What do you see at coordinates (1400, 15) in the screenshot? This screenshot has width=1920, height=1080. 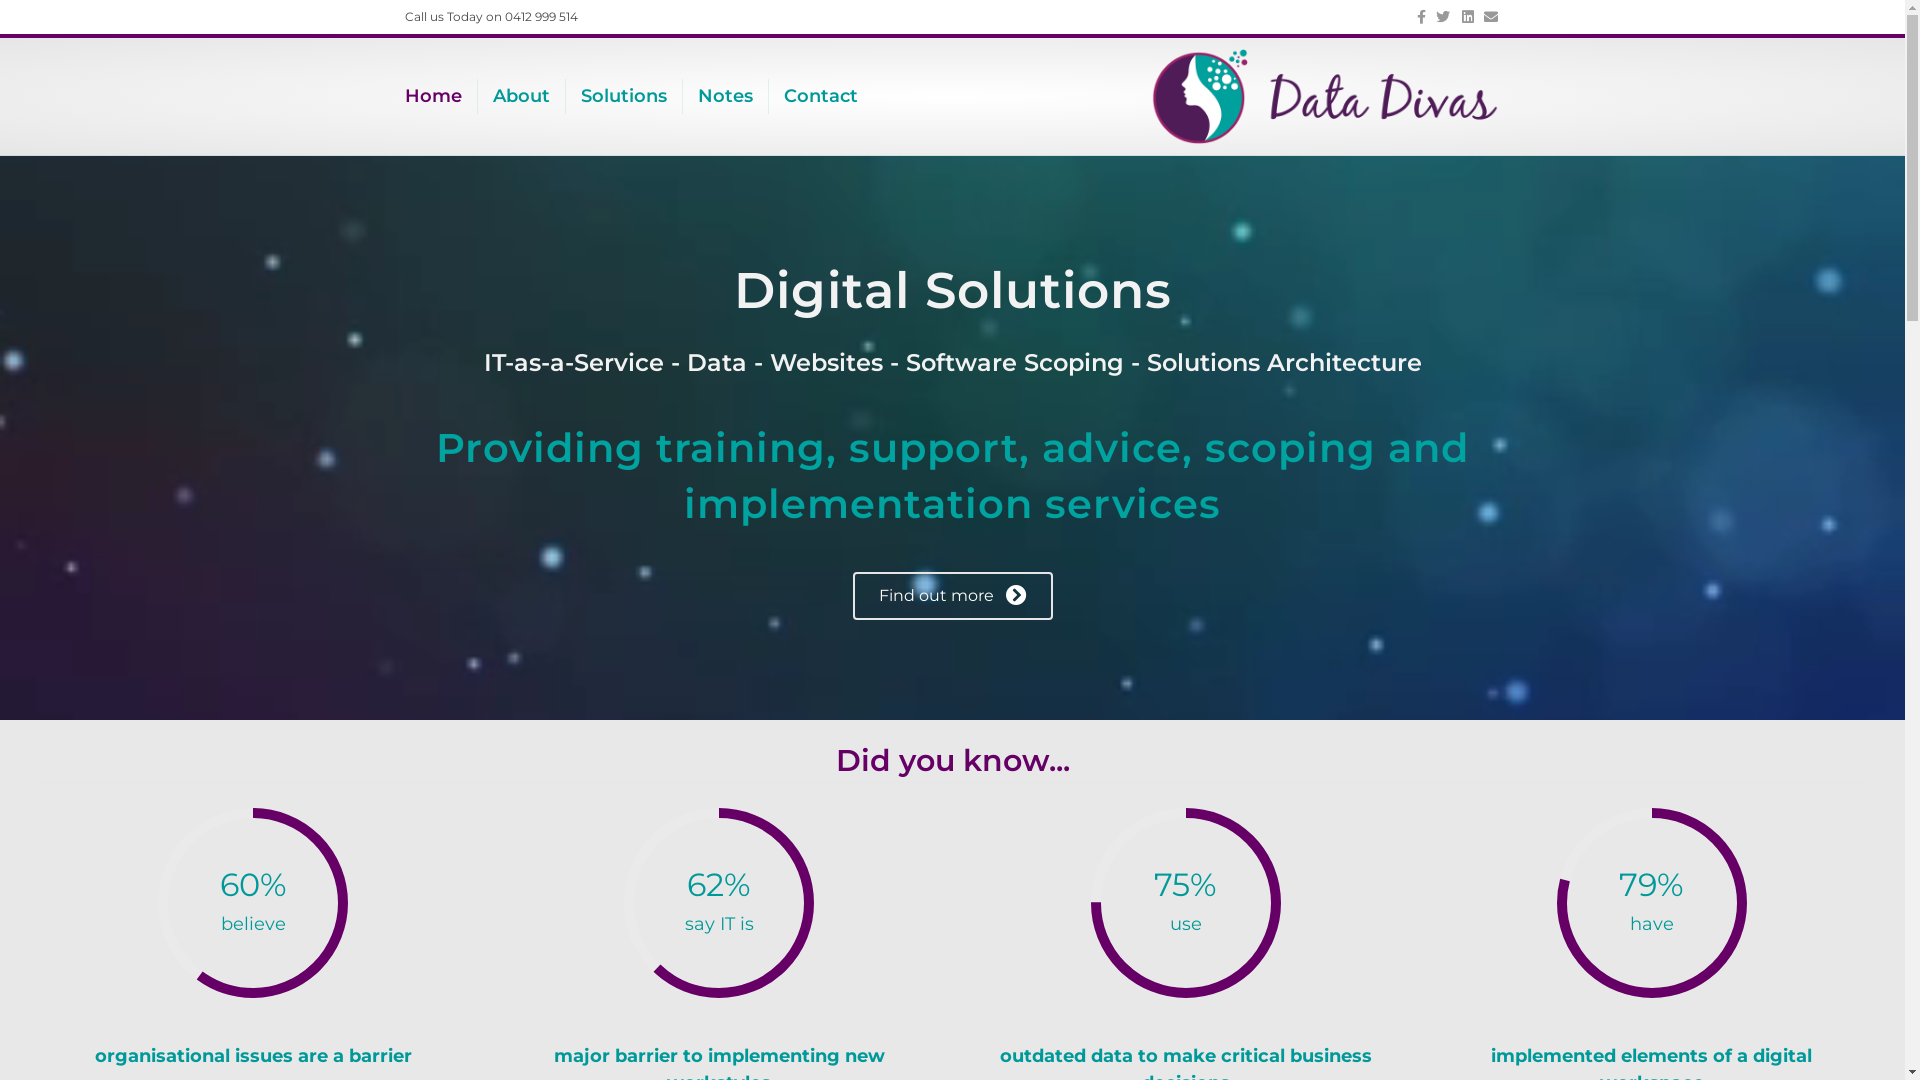 I see `'Facebook'` at bounding box center [1400, 15].